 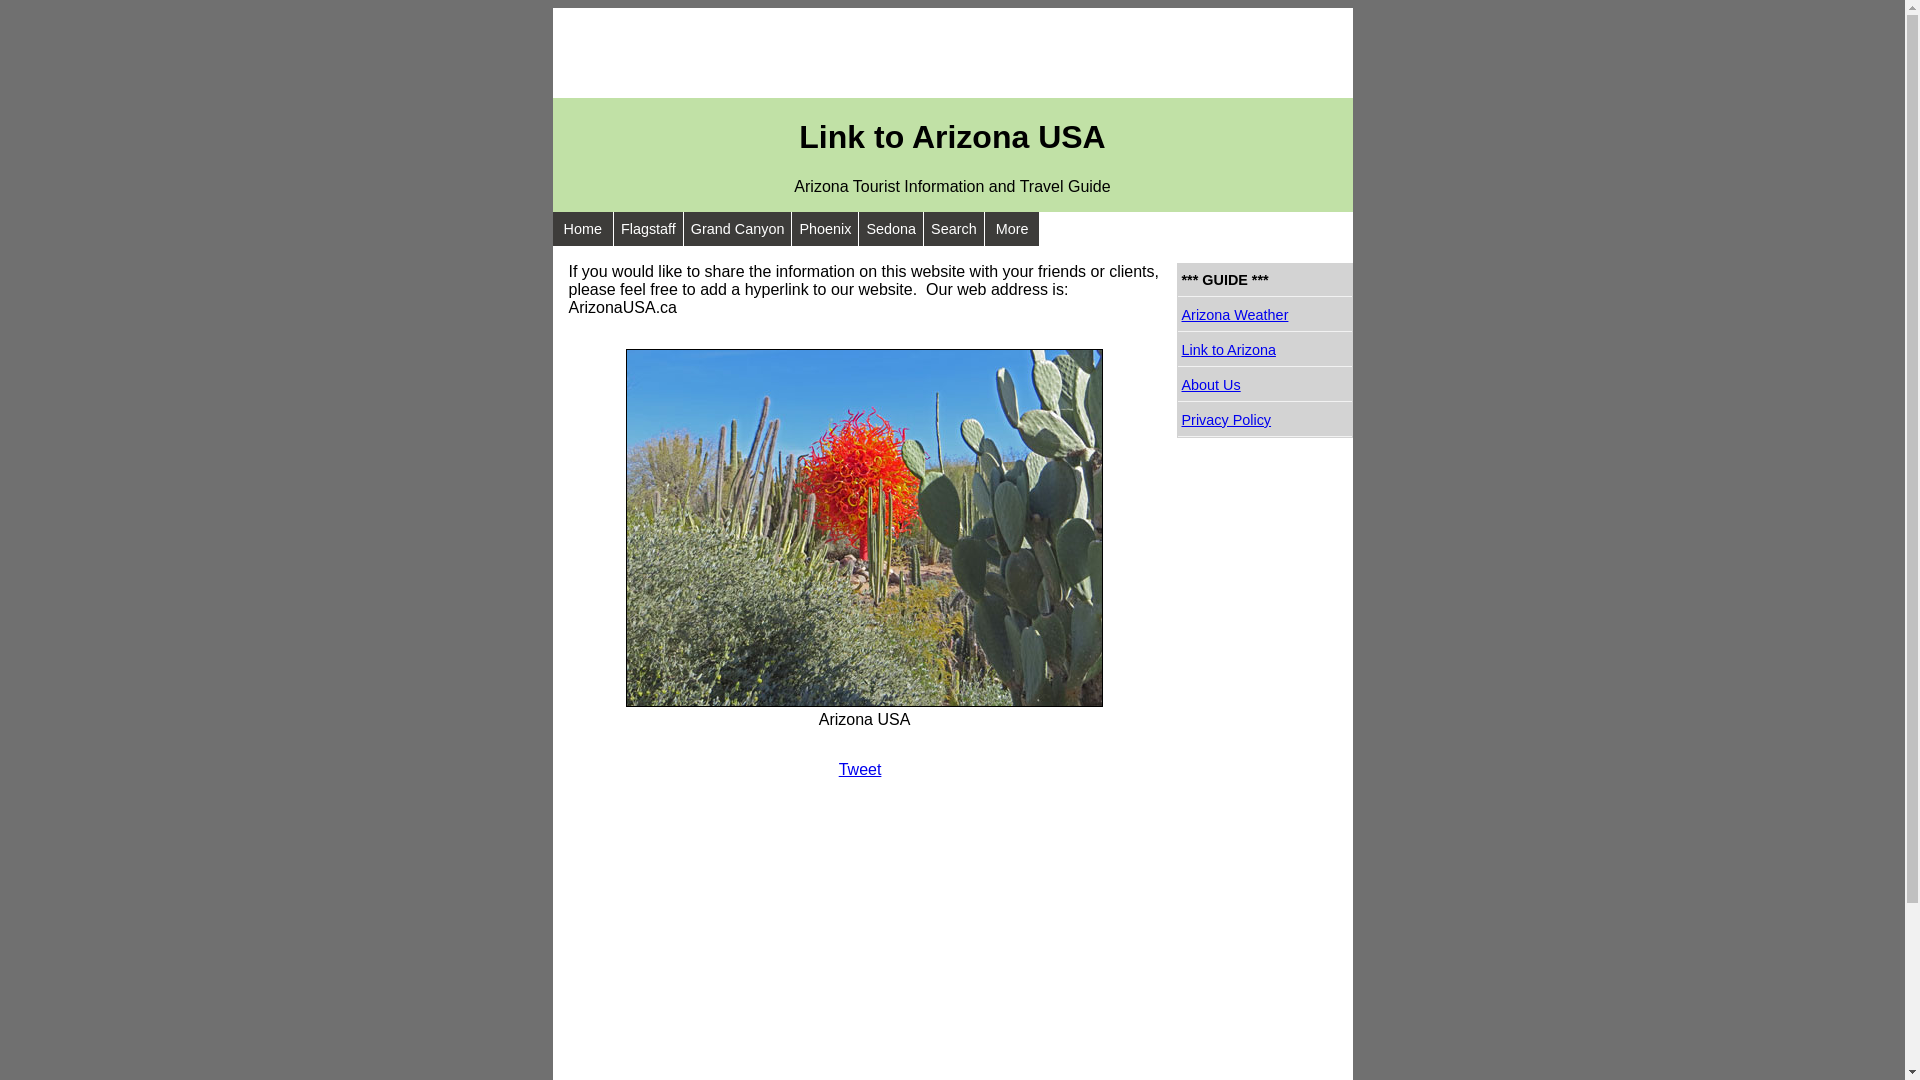 What do you see at coordinates (648, 227) in the screenshot?
I see `'Flagstaff'` at bounding box center [648, 227].